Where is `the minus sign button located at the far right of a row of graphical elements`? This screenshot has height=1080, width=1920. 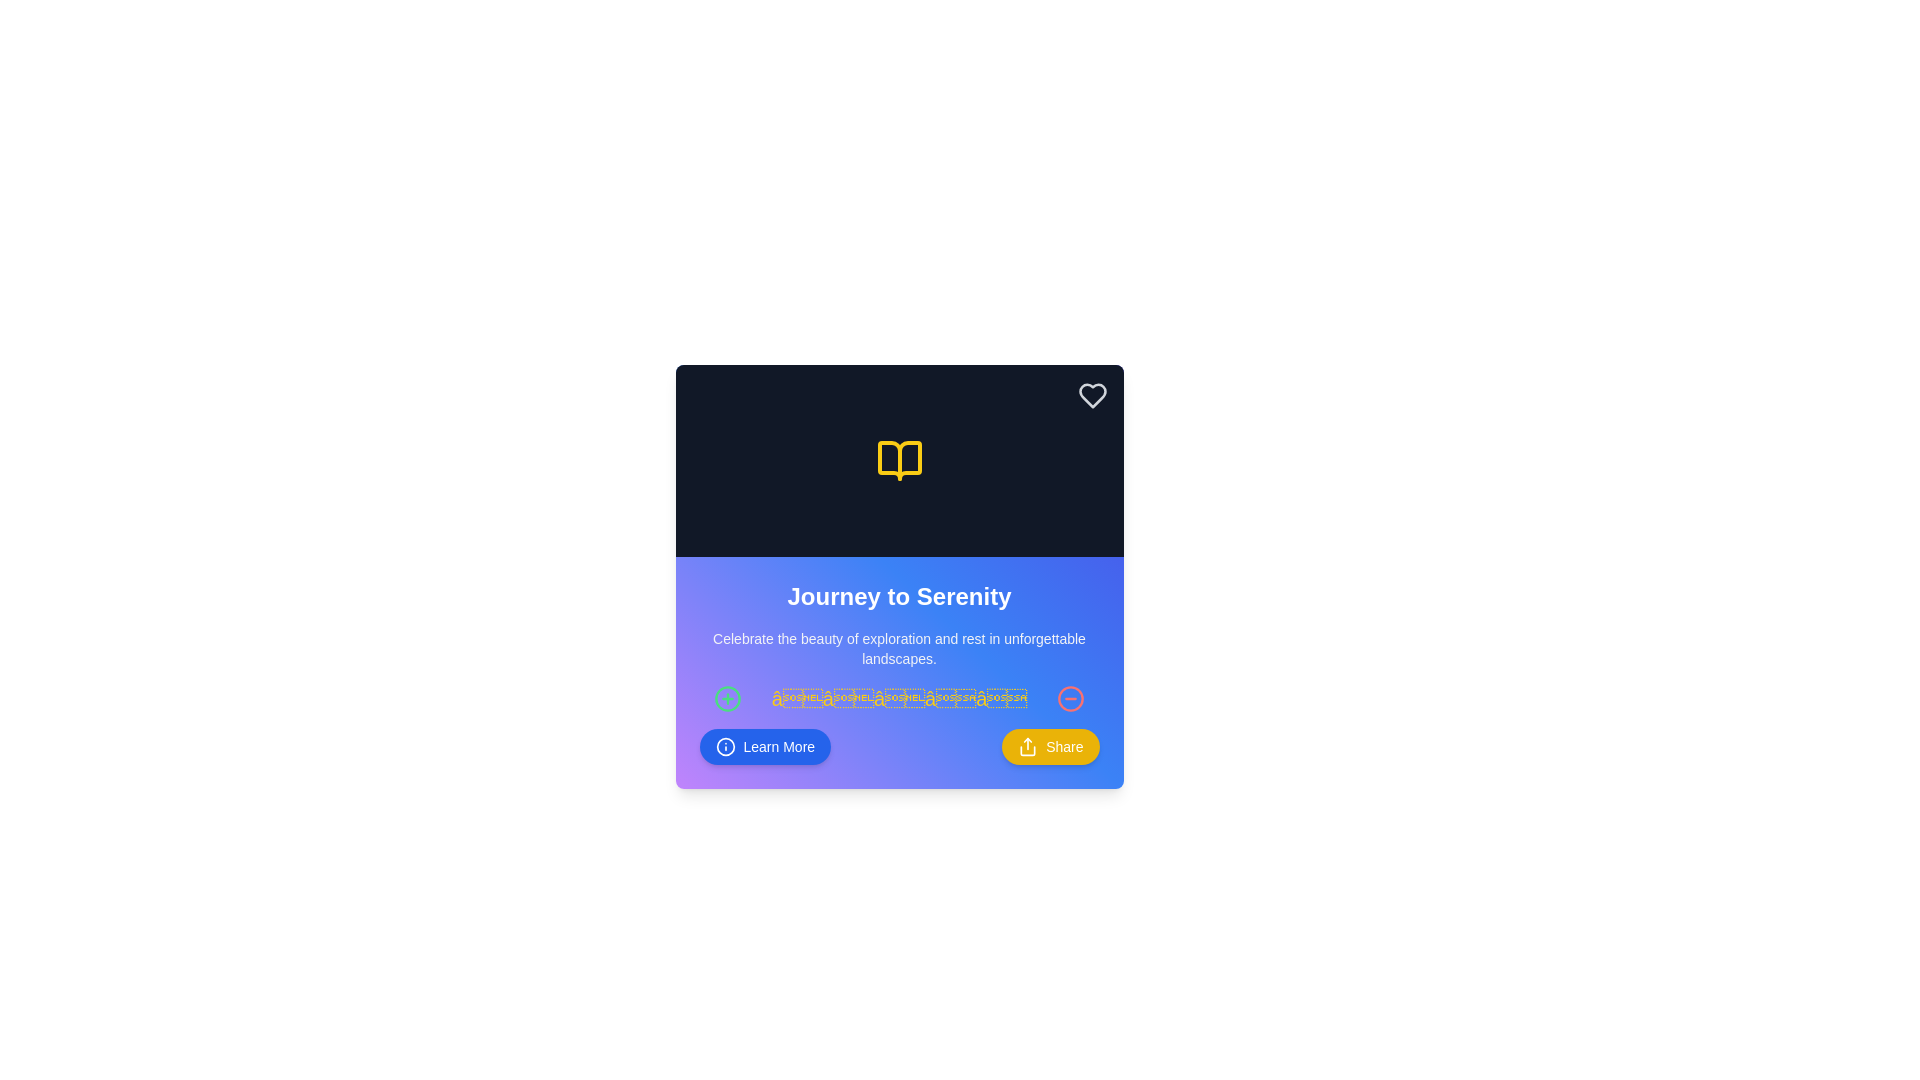
the minus sign button located at the far right of a row of graphical elements is located at coordinates (1069, 697).